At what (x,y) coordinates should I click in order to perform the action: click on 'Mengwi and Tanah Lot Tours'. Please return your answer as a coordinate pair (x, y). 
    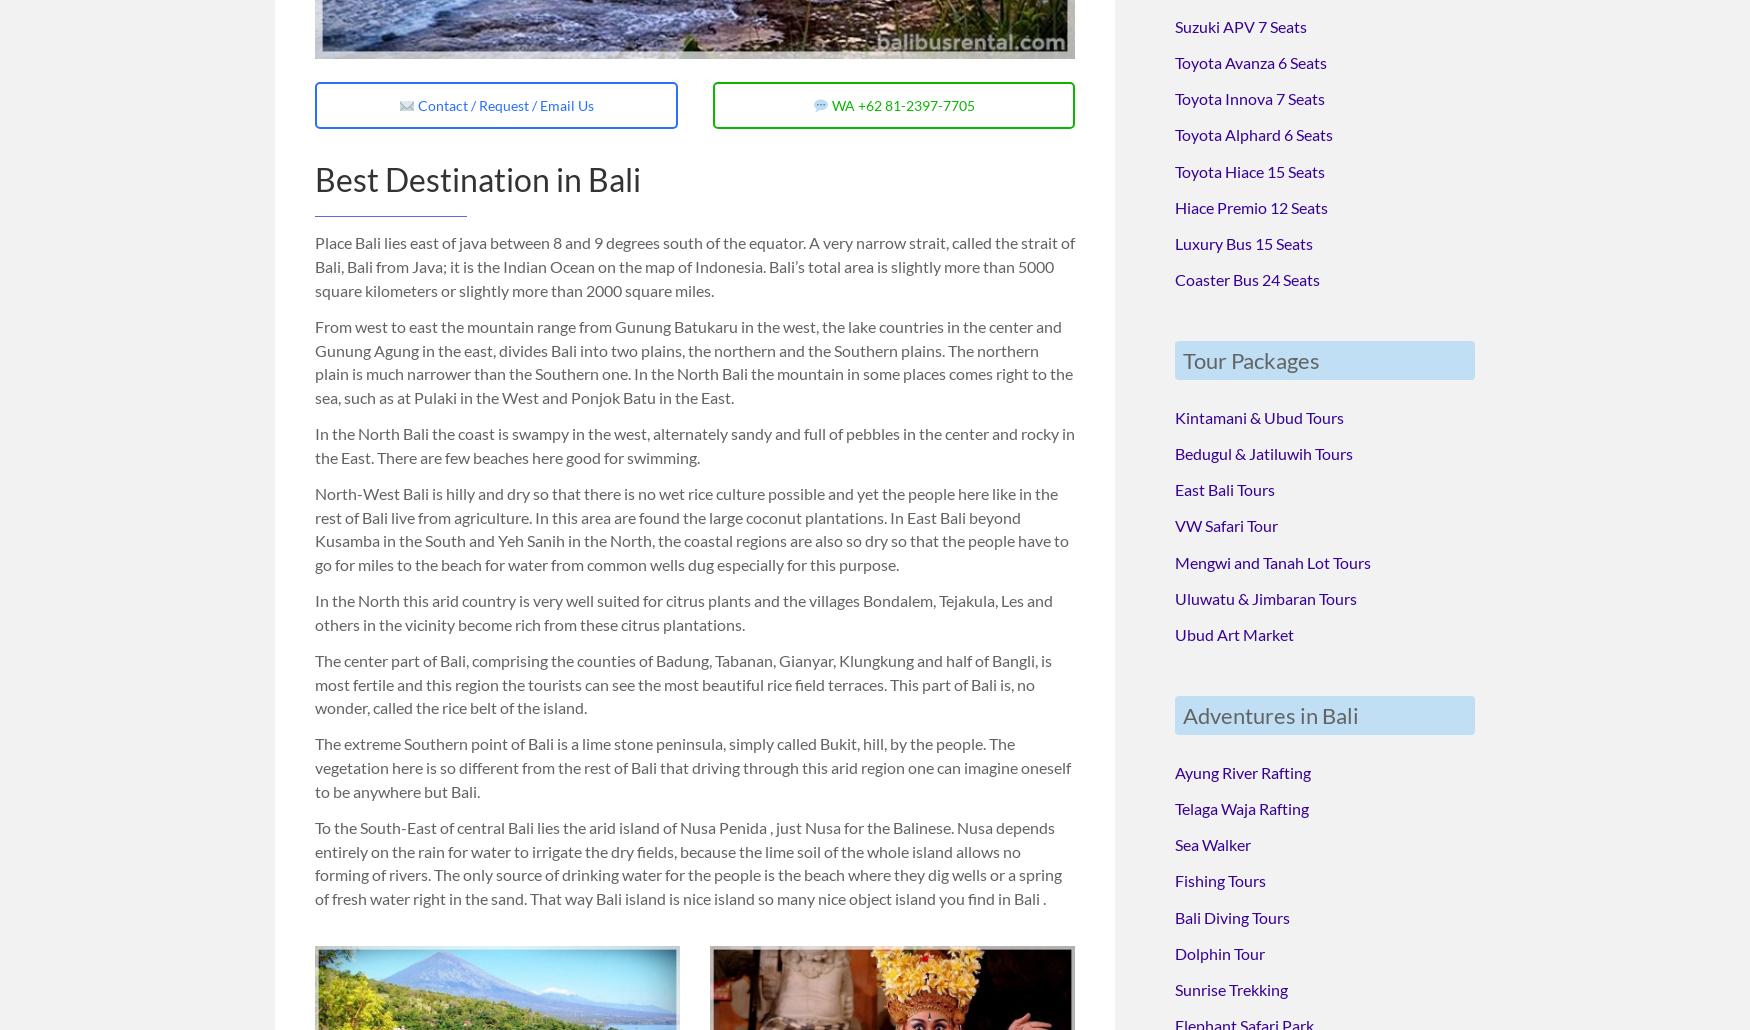
    Looking at the image, I should click on (1173, 558).